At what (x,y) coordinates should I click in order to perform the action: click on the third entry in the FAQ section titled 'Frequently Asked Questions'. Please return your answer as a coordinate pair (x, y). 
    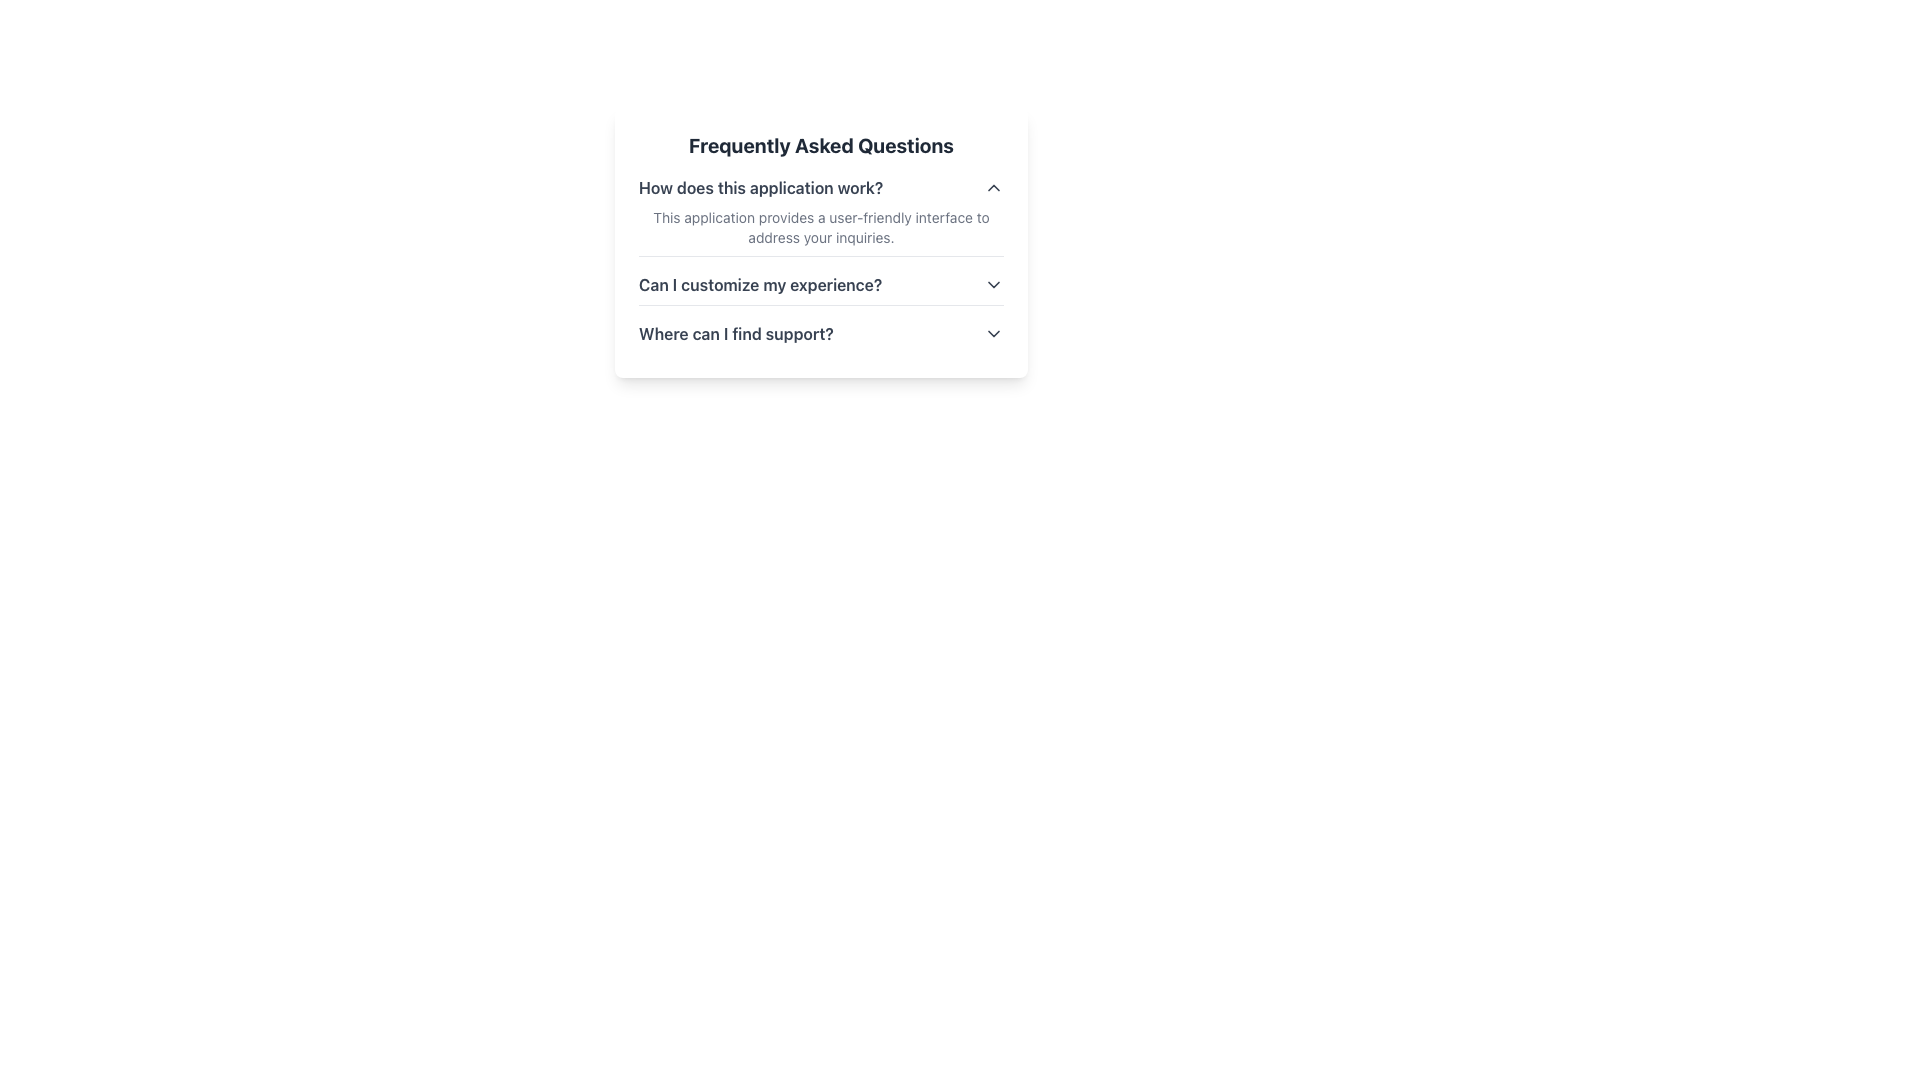
    Looking at the image, I should click on (821, 333).